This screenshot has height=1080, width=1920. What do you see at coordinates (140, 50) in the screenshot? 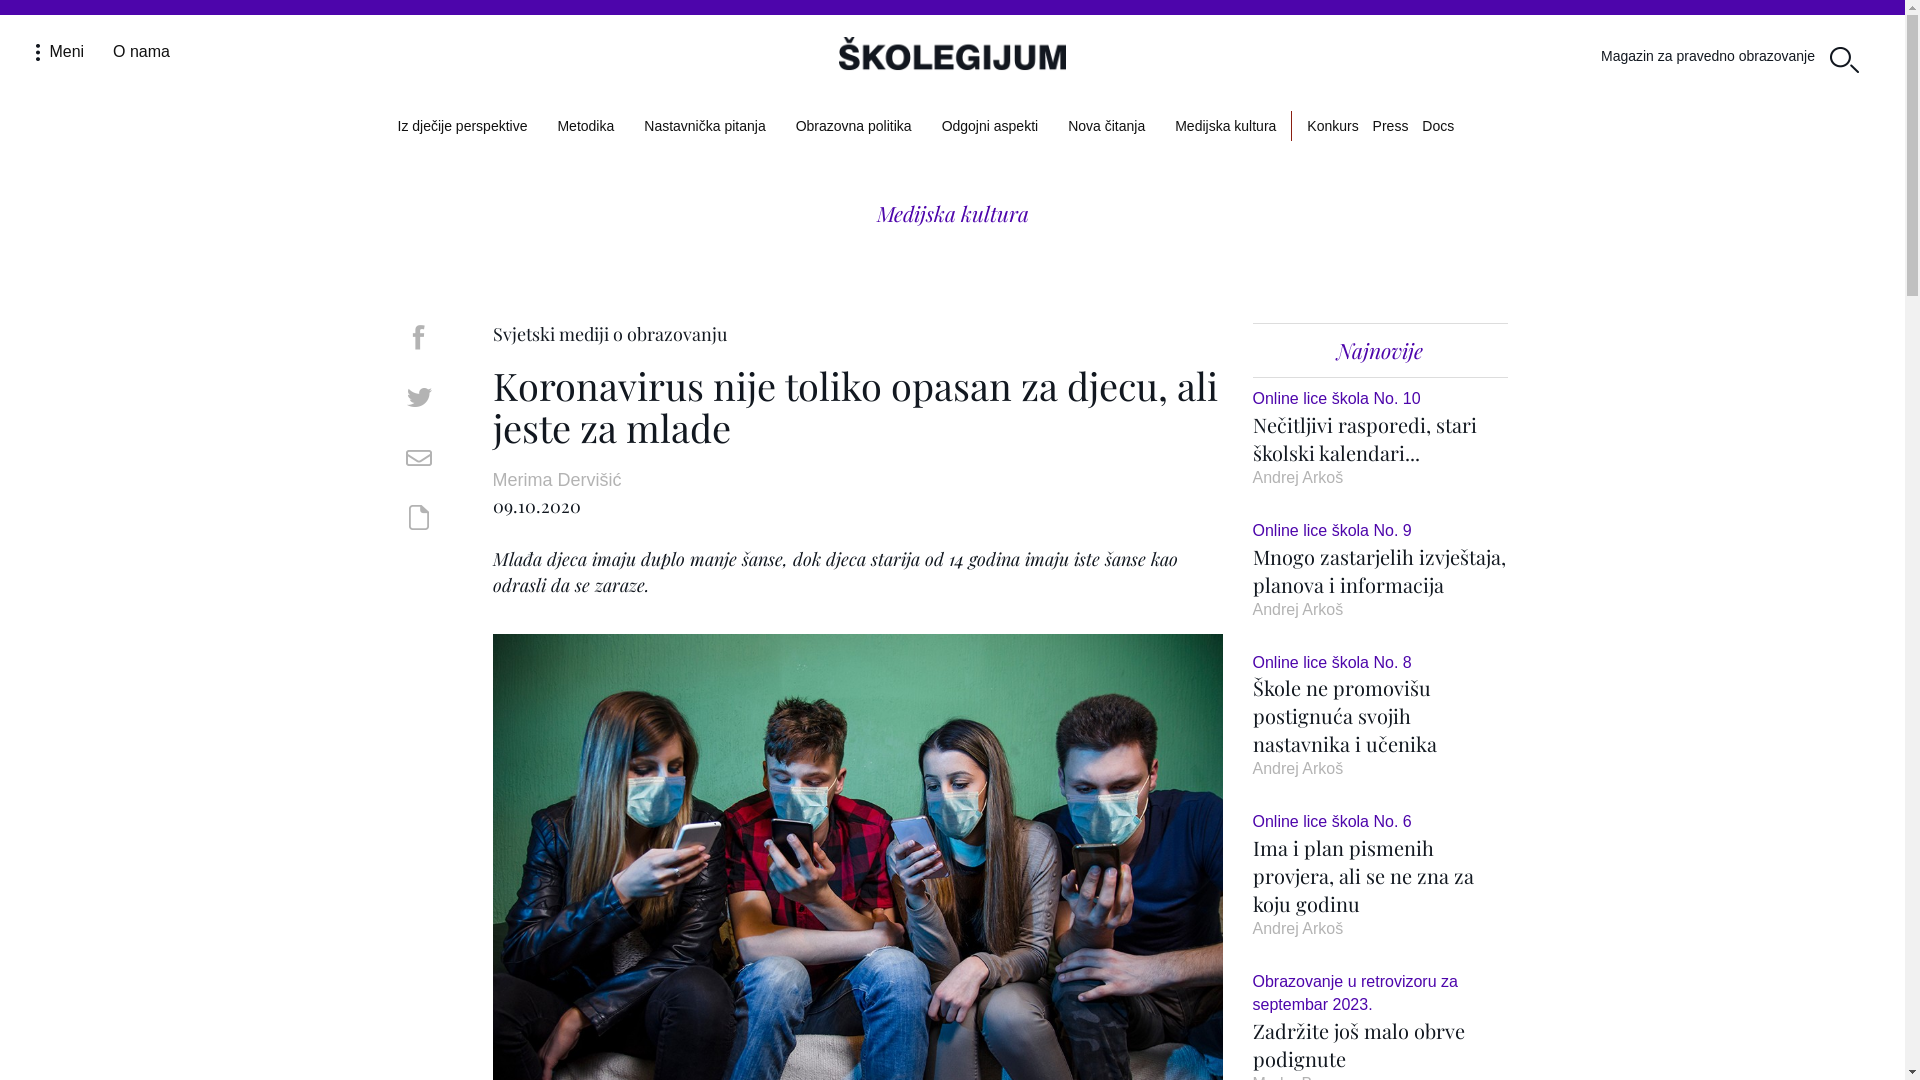
I see `'O nama'` at bounding box center [140, 50].